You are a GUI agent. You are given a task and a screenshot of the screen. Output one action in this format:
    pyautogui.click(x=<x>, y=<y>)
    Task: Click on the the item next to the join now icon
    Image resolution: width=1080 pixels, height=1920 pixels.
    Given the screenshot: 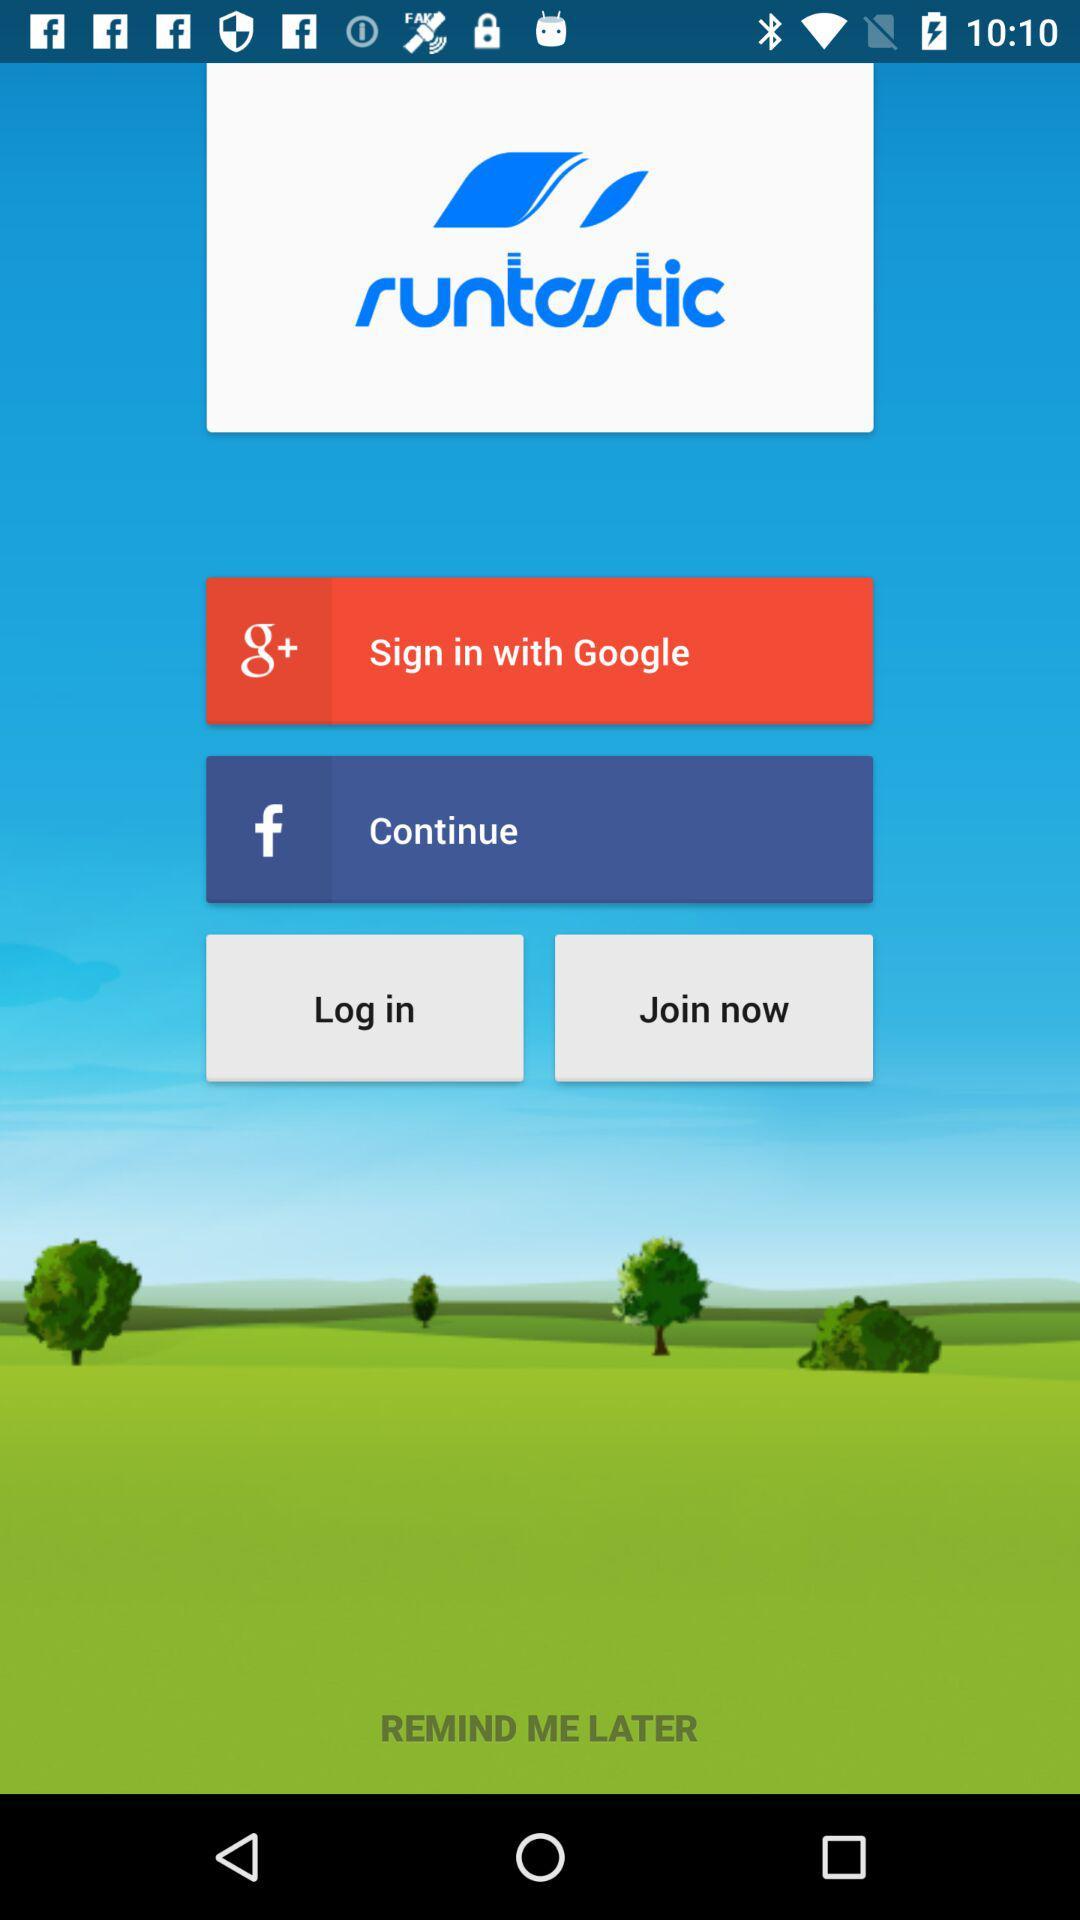 What is the action you would take?
    pyautogui.click(x=364, y=1008)
    